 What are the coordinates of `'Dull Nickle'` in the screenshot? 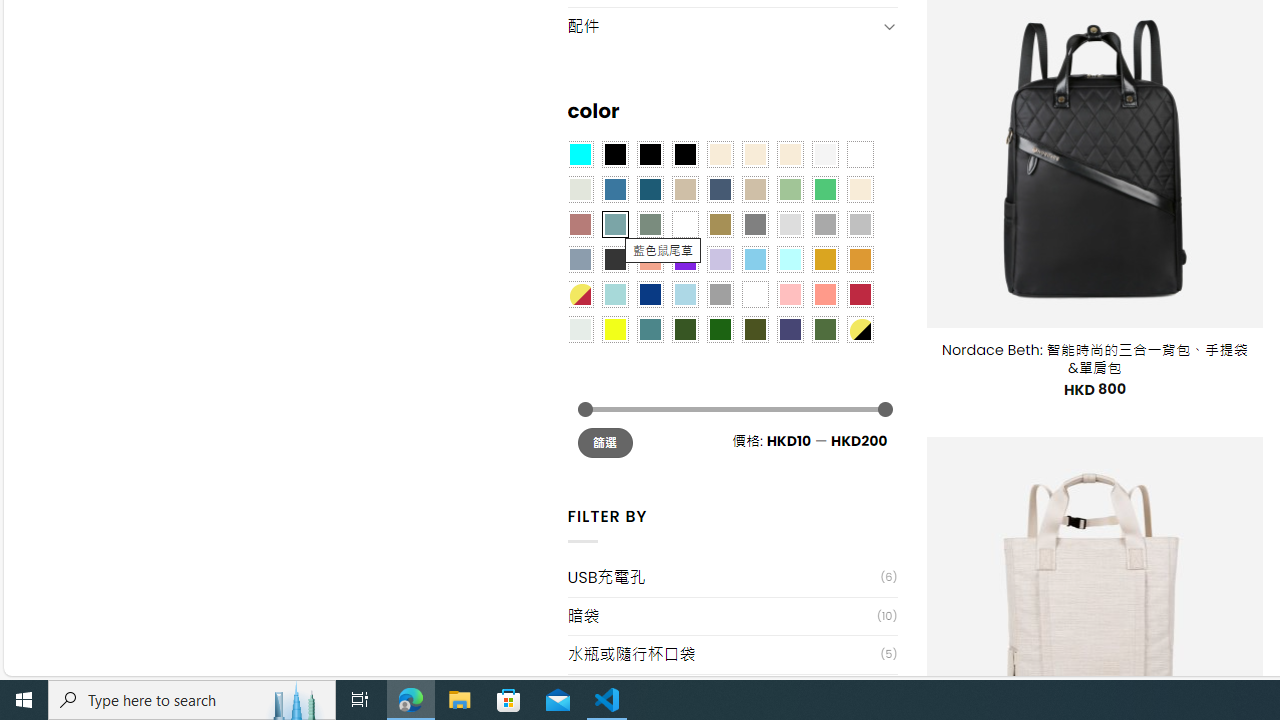 It's located at (578, 328).